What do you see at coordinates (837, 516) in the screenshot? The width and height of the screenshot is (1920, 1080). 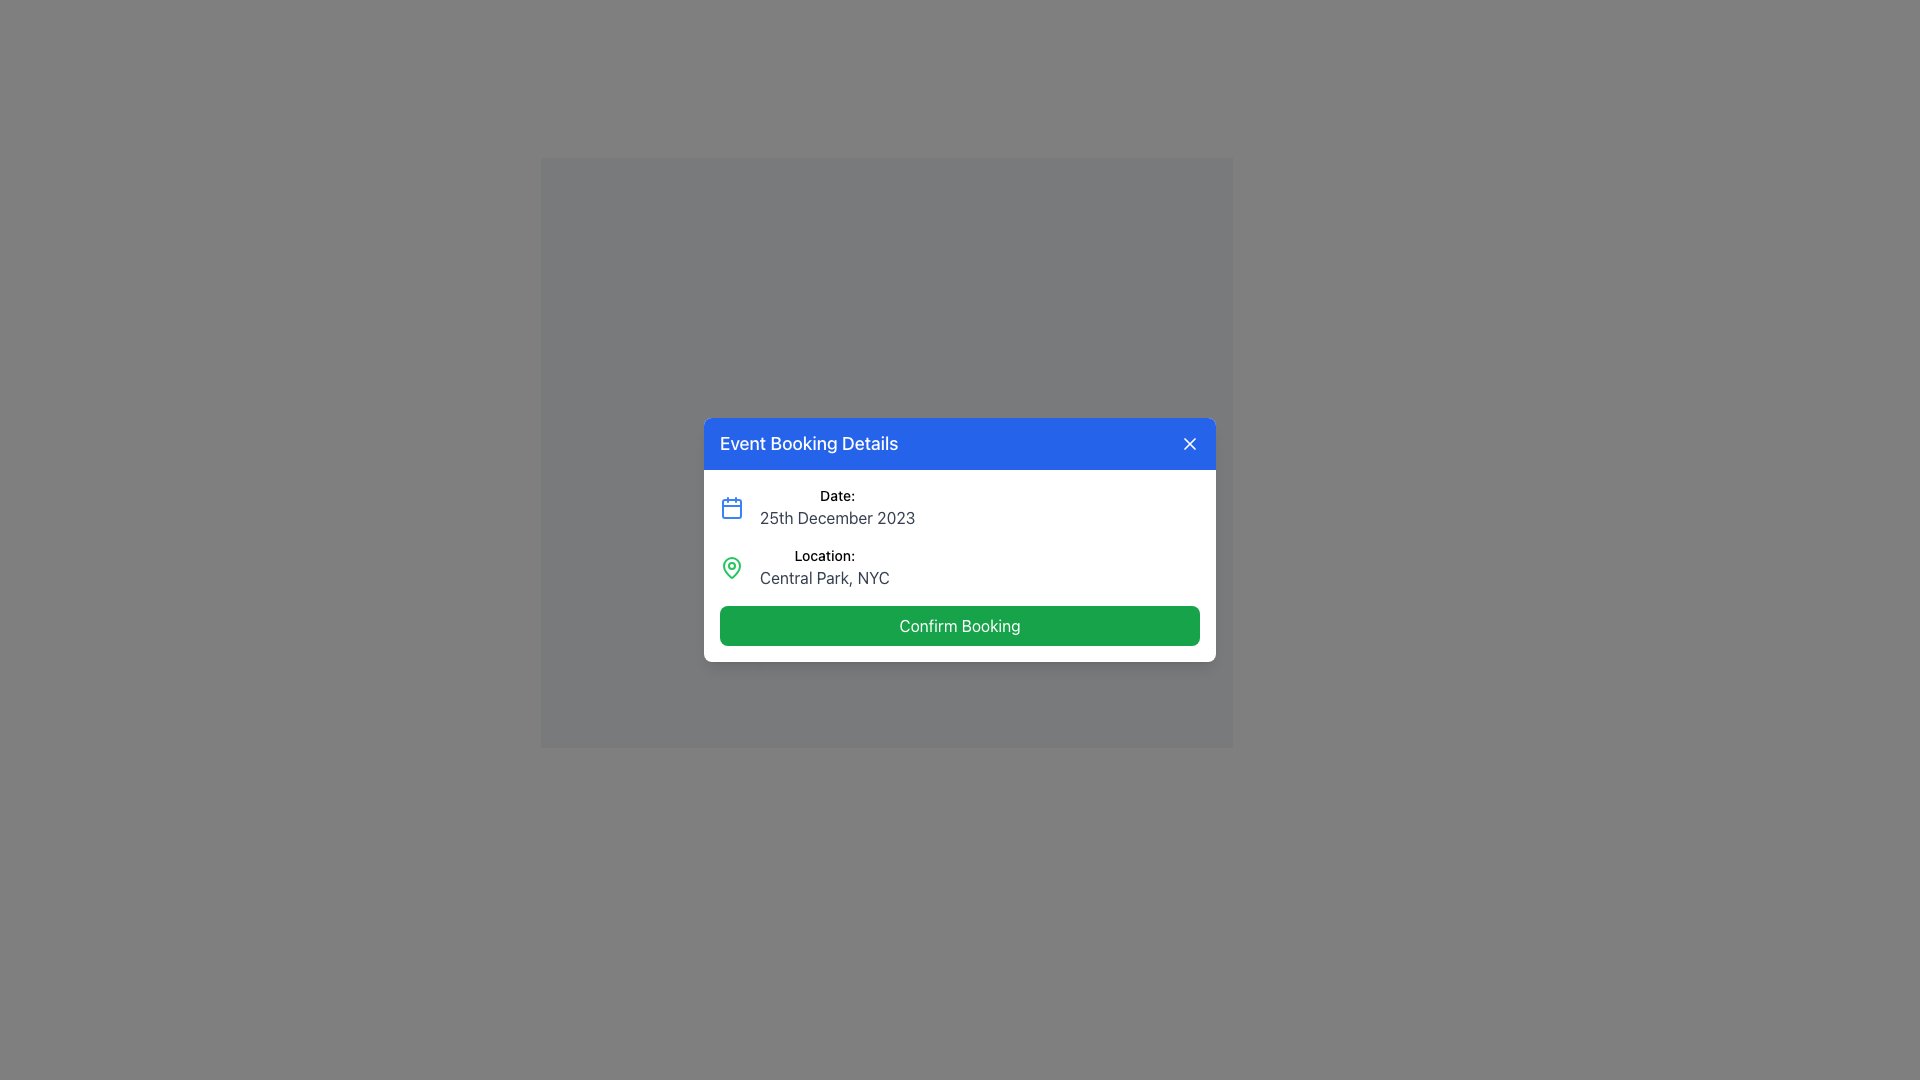 I see `the text display showing '25th December 2023' which is located next to the 'Date:' label within the 'Event Booking Details' modal dialog` at bounding box center [837, 516].